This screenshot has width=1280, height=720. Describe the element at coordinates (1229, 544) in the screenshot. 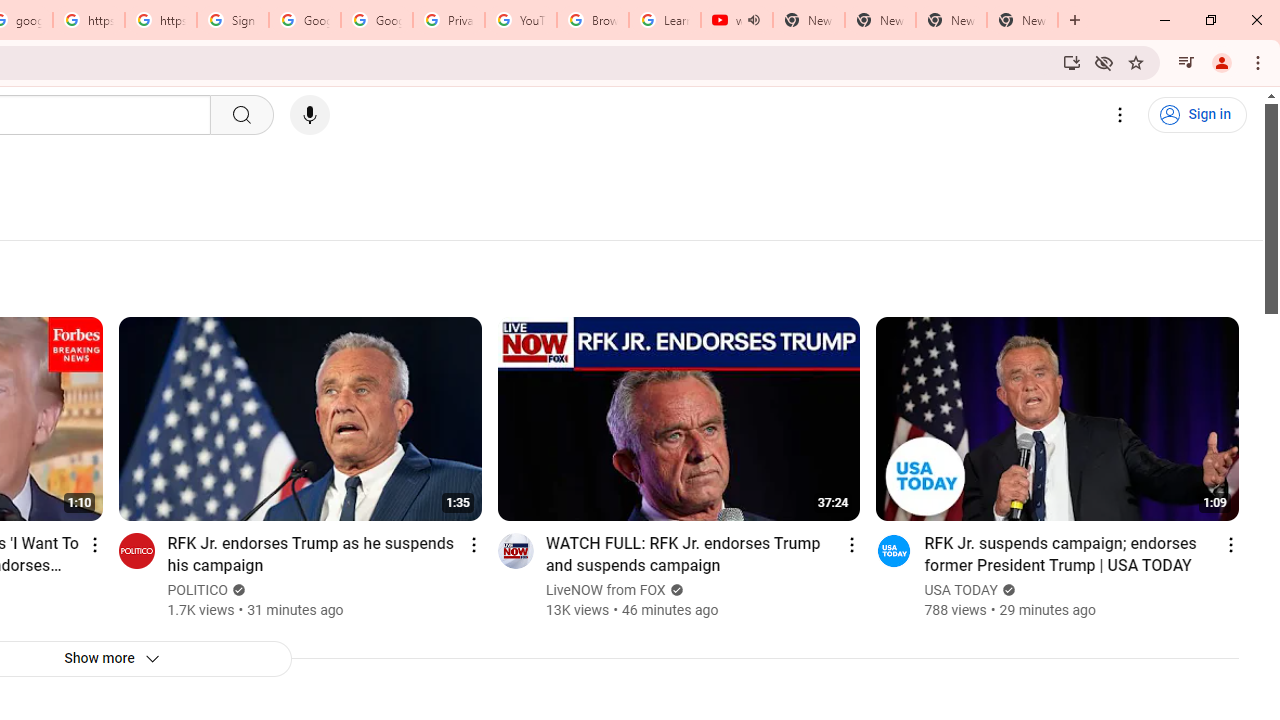

I see `'Action menu'` at that location.